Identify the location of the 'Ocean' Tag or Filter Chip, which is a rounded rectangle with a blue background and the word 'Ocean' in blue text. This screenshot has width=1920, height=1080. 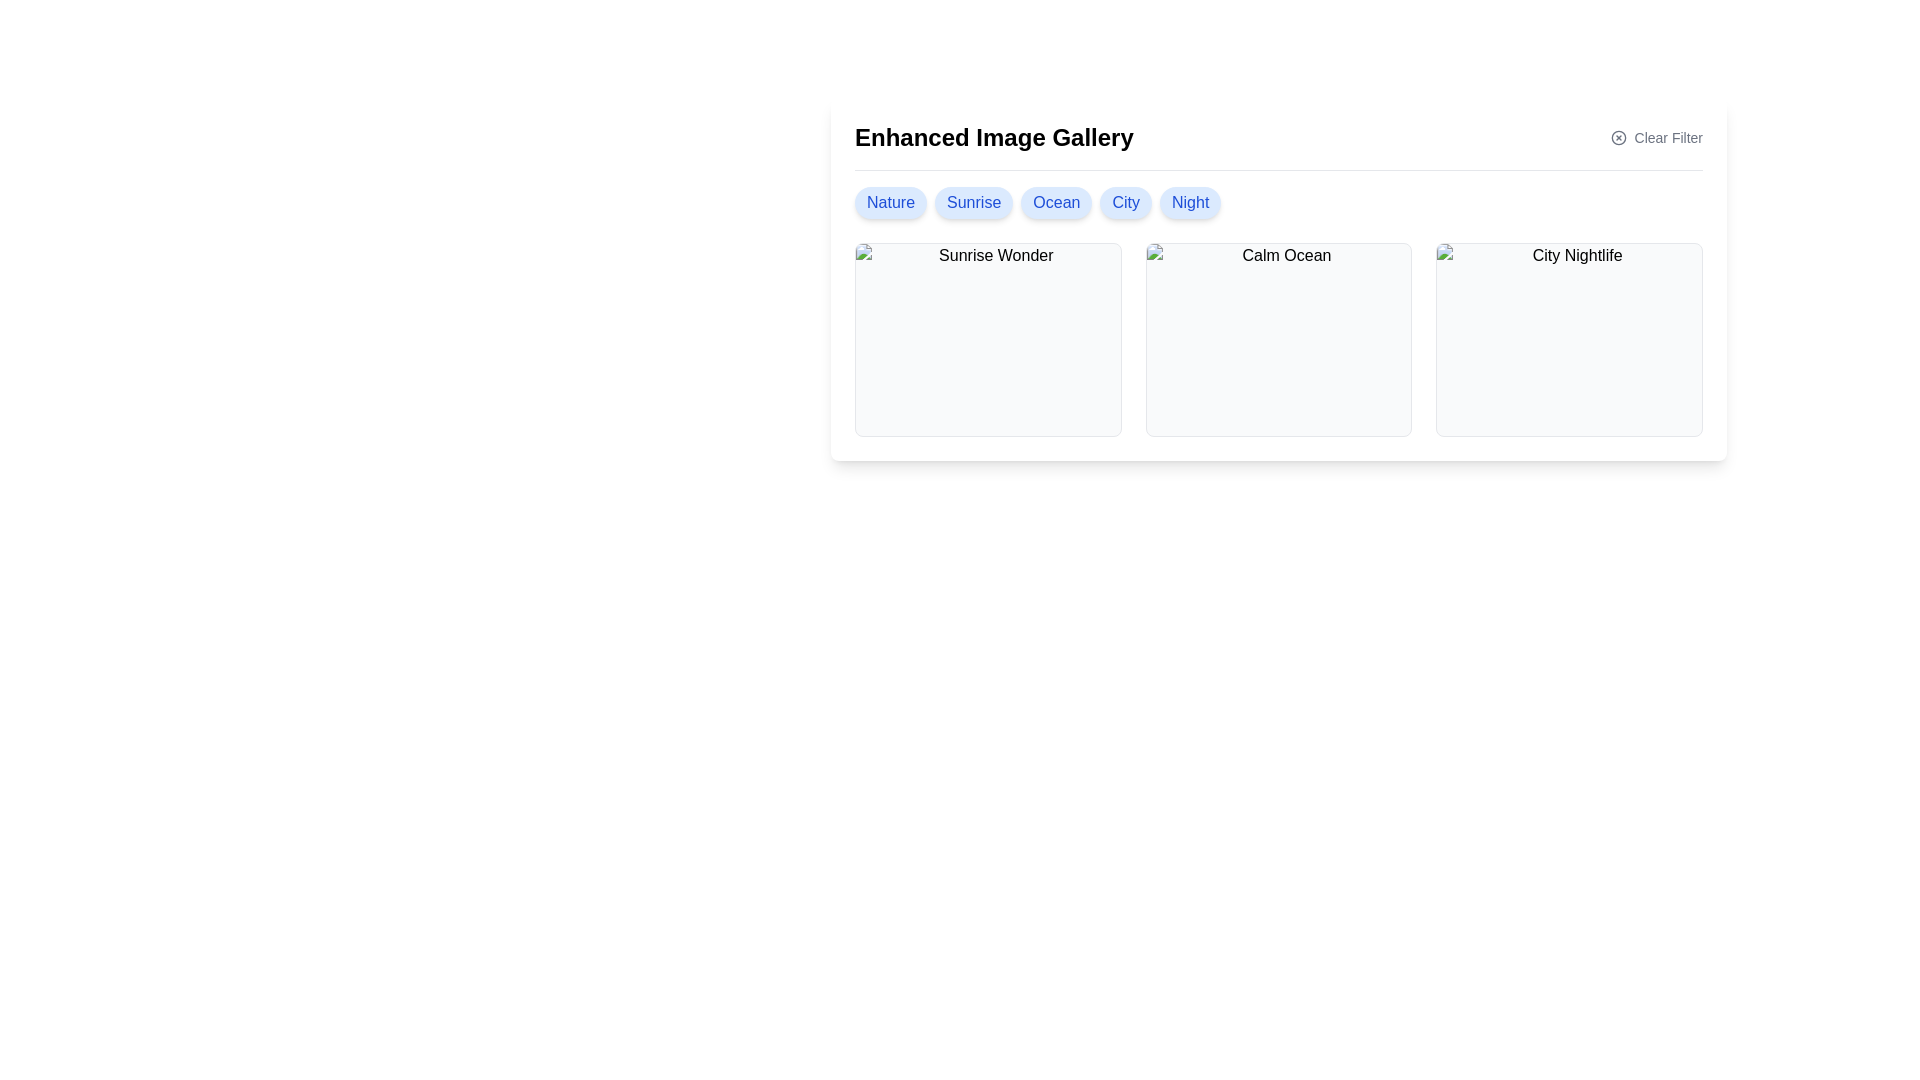
(1055, 203).